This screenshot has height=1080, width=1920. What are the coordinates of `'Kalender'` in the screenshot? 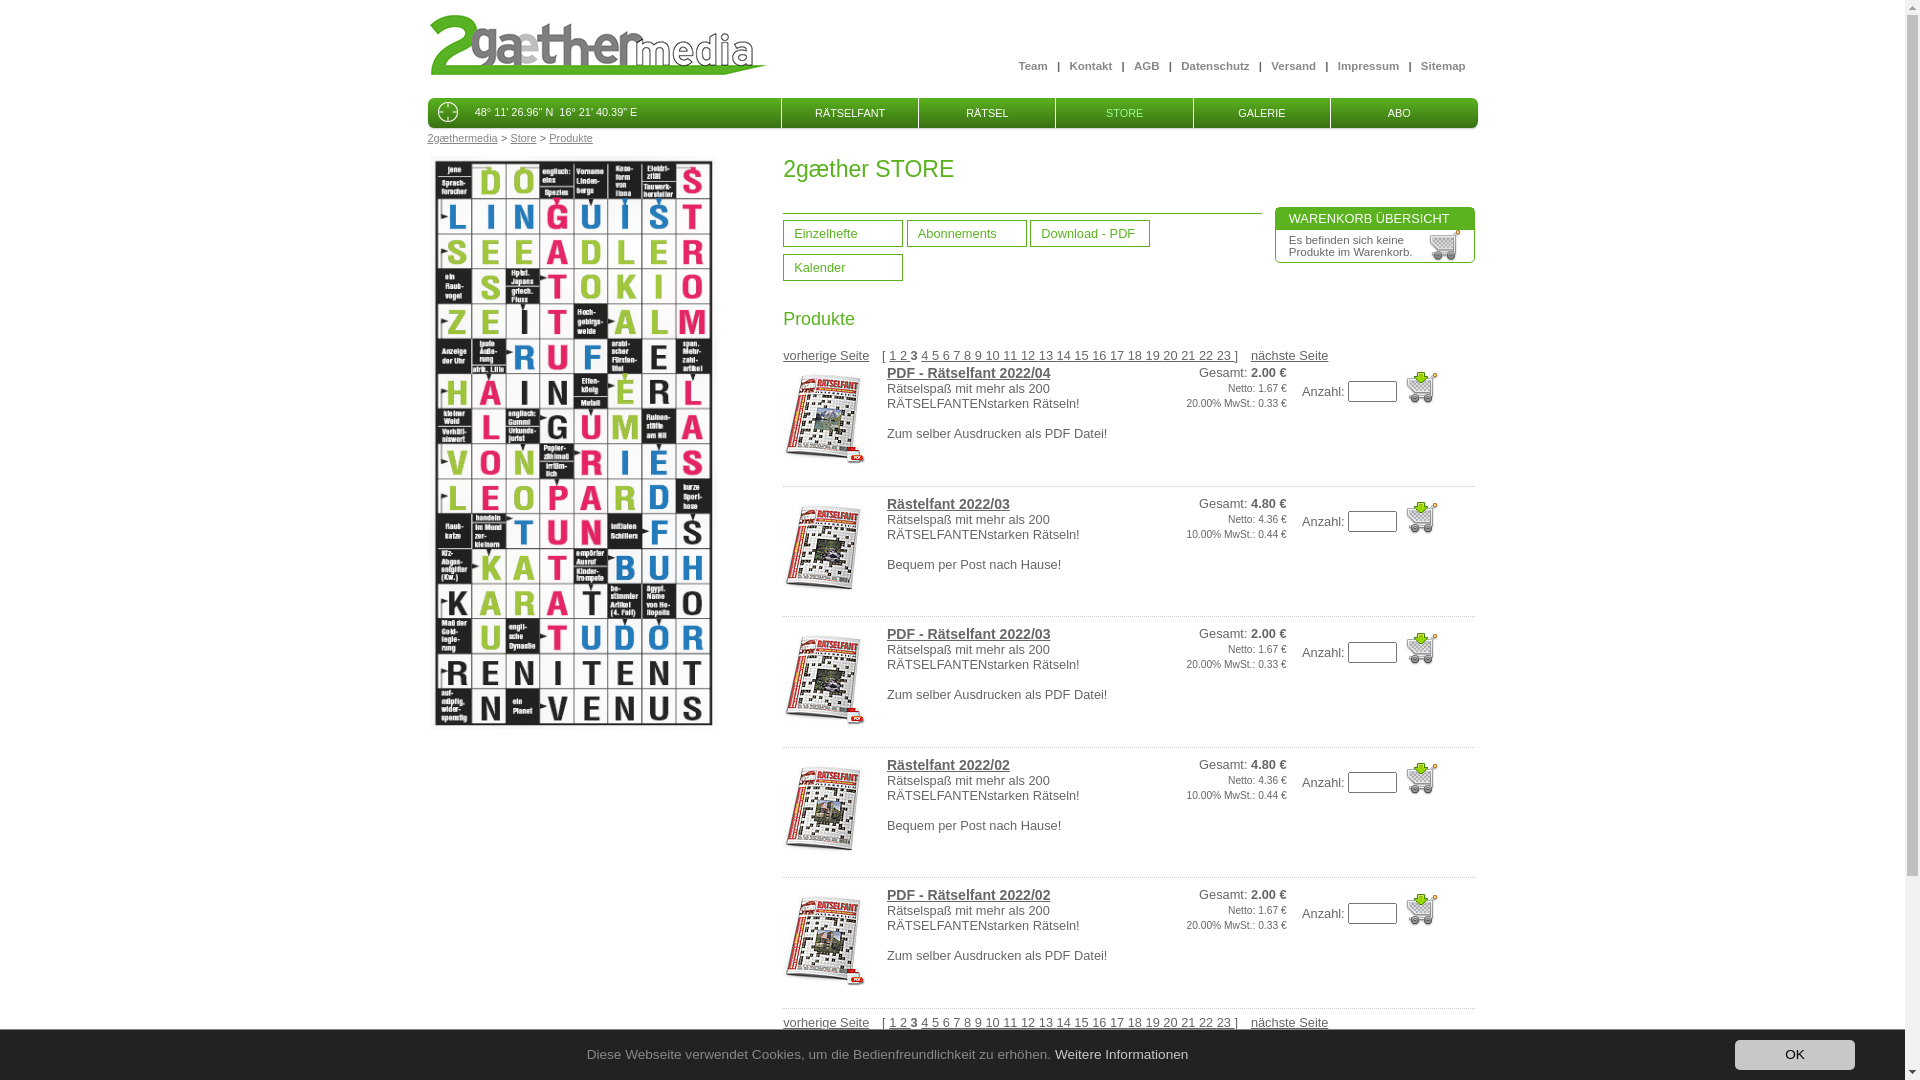 It's located at (843, 266).